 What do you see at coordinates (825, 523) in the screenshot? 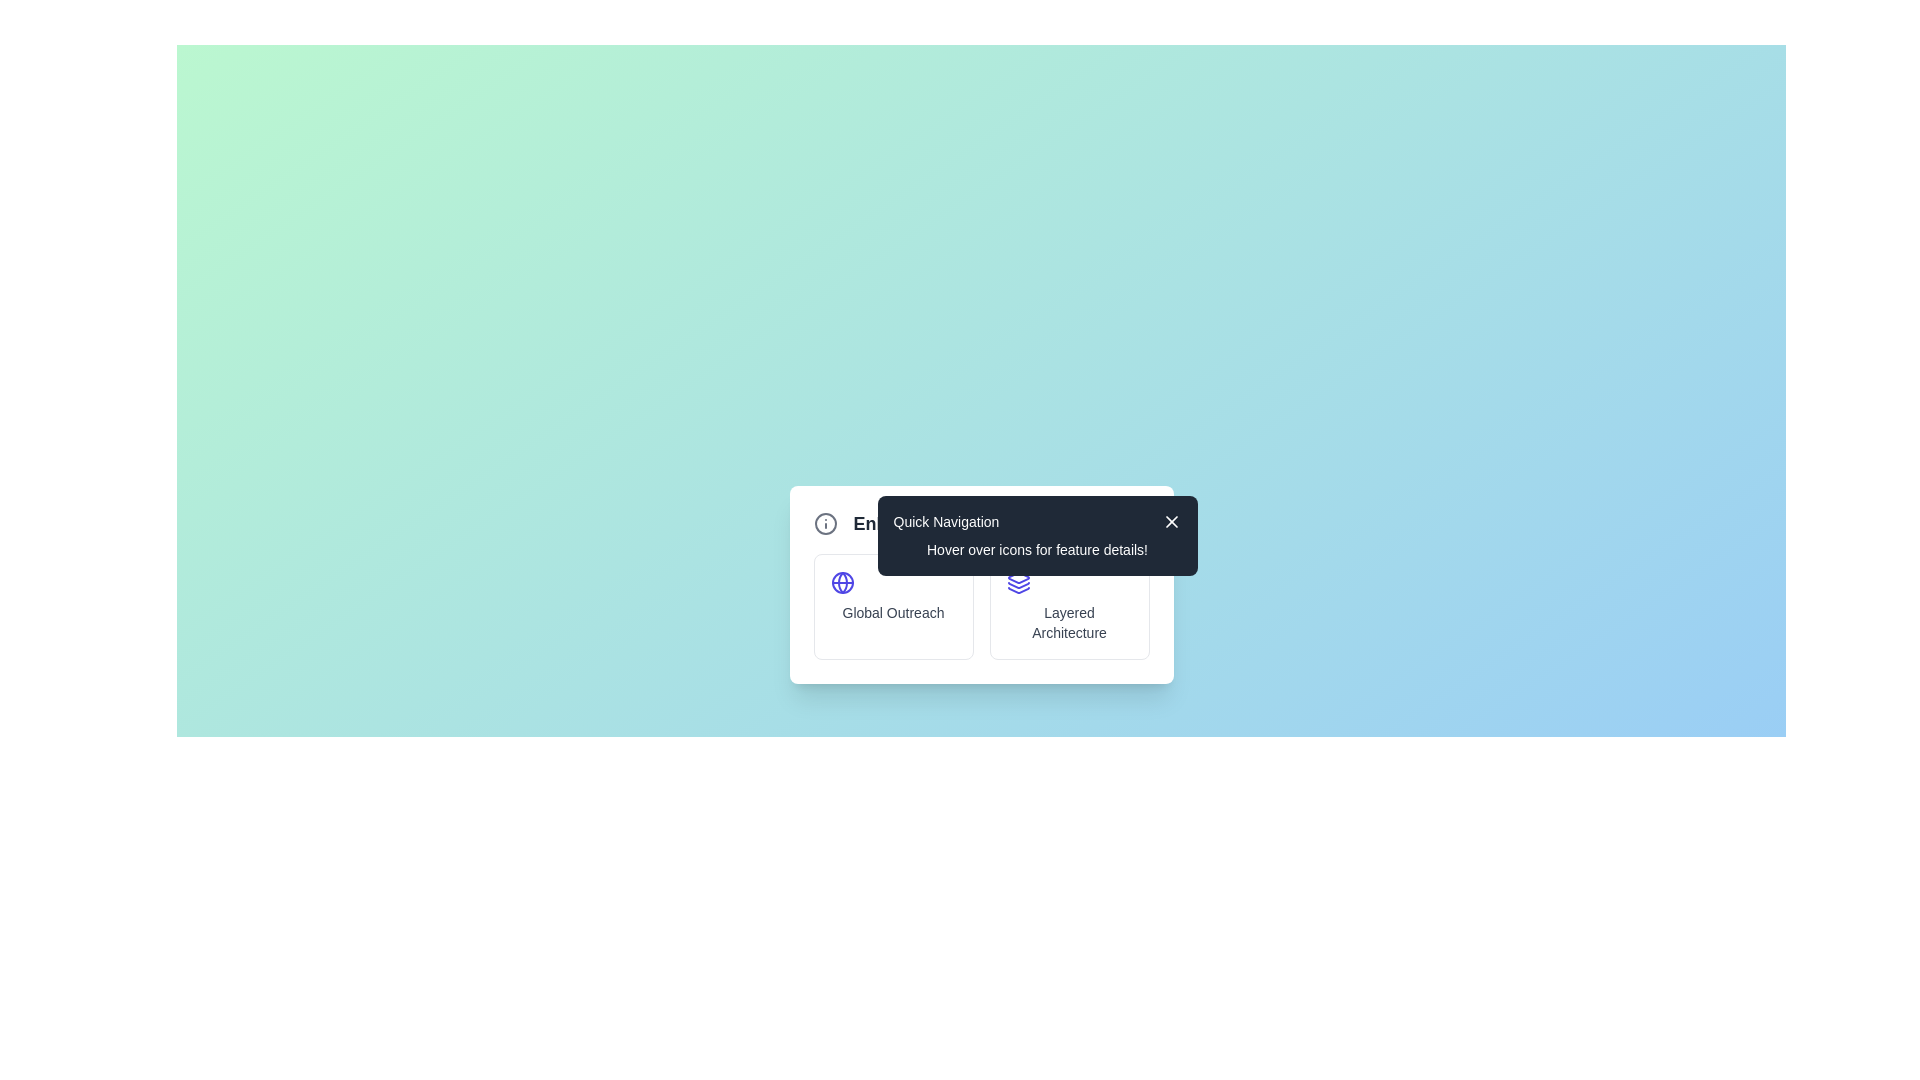
I see `the leftmost icon adjacent to the 'Enhanced Explorer' text label` at bounding box center [825, 523].